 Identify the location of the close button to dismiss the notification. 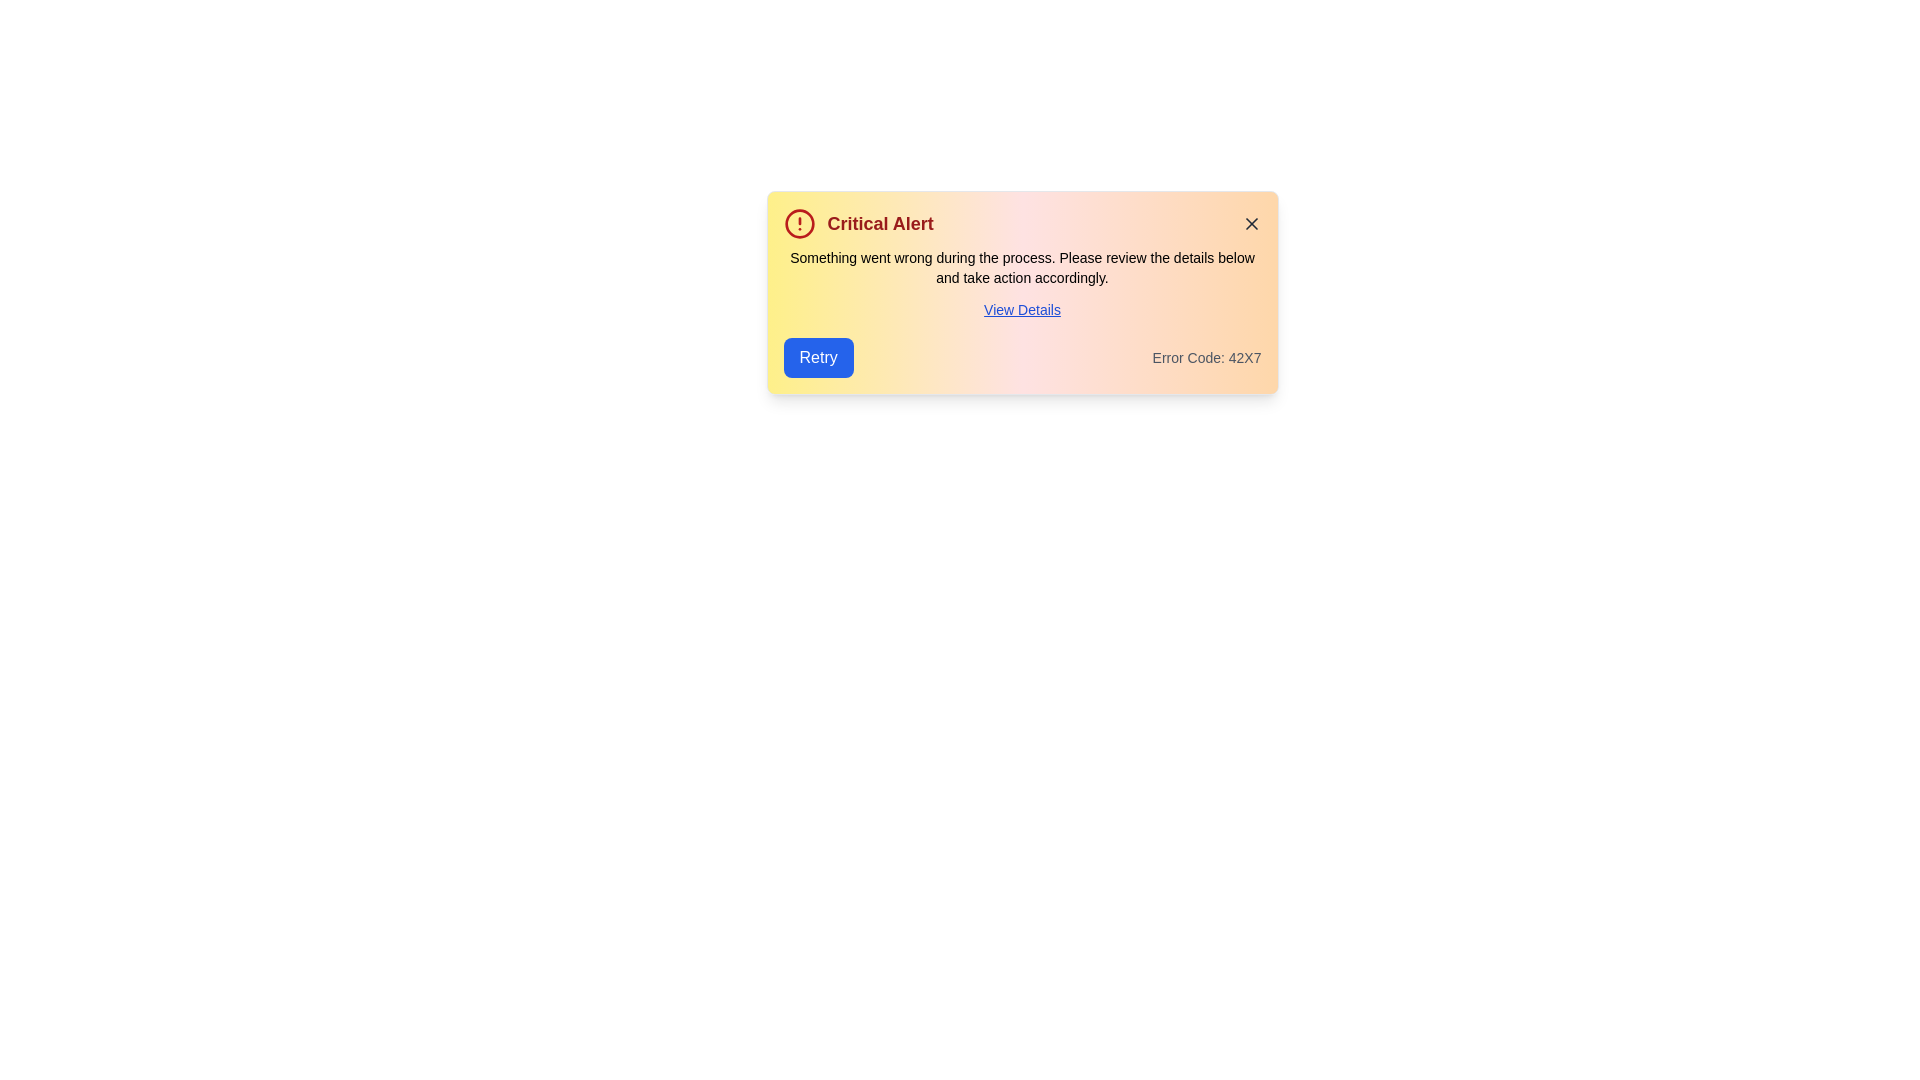
(1250, 223).